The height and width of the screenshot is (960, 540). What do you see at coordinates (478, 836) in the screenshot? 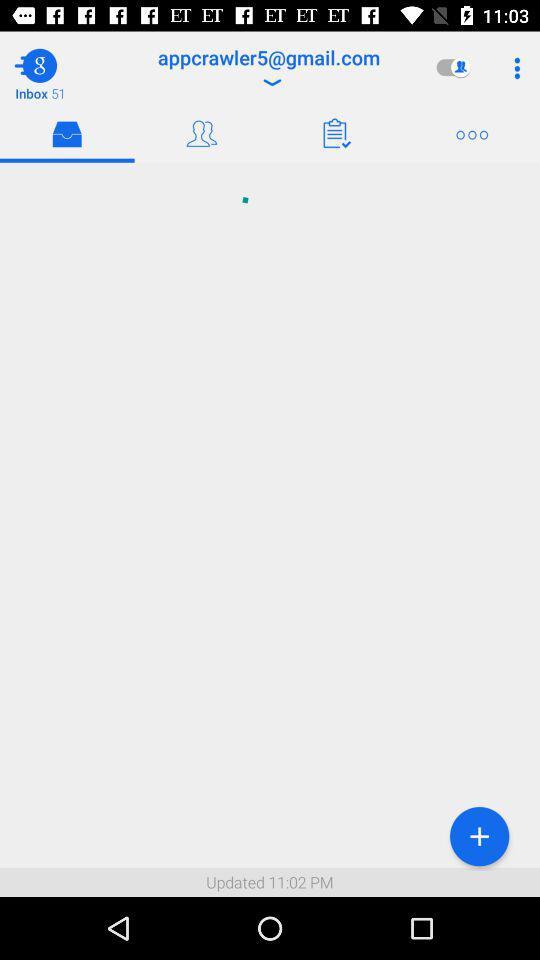
I see `icon next to the updated 11 02 icon` at bounding box center [478, 836].